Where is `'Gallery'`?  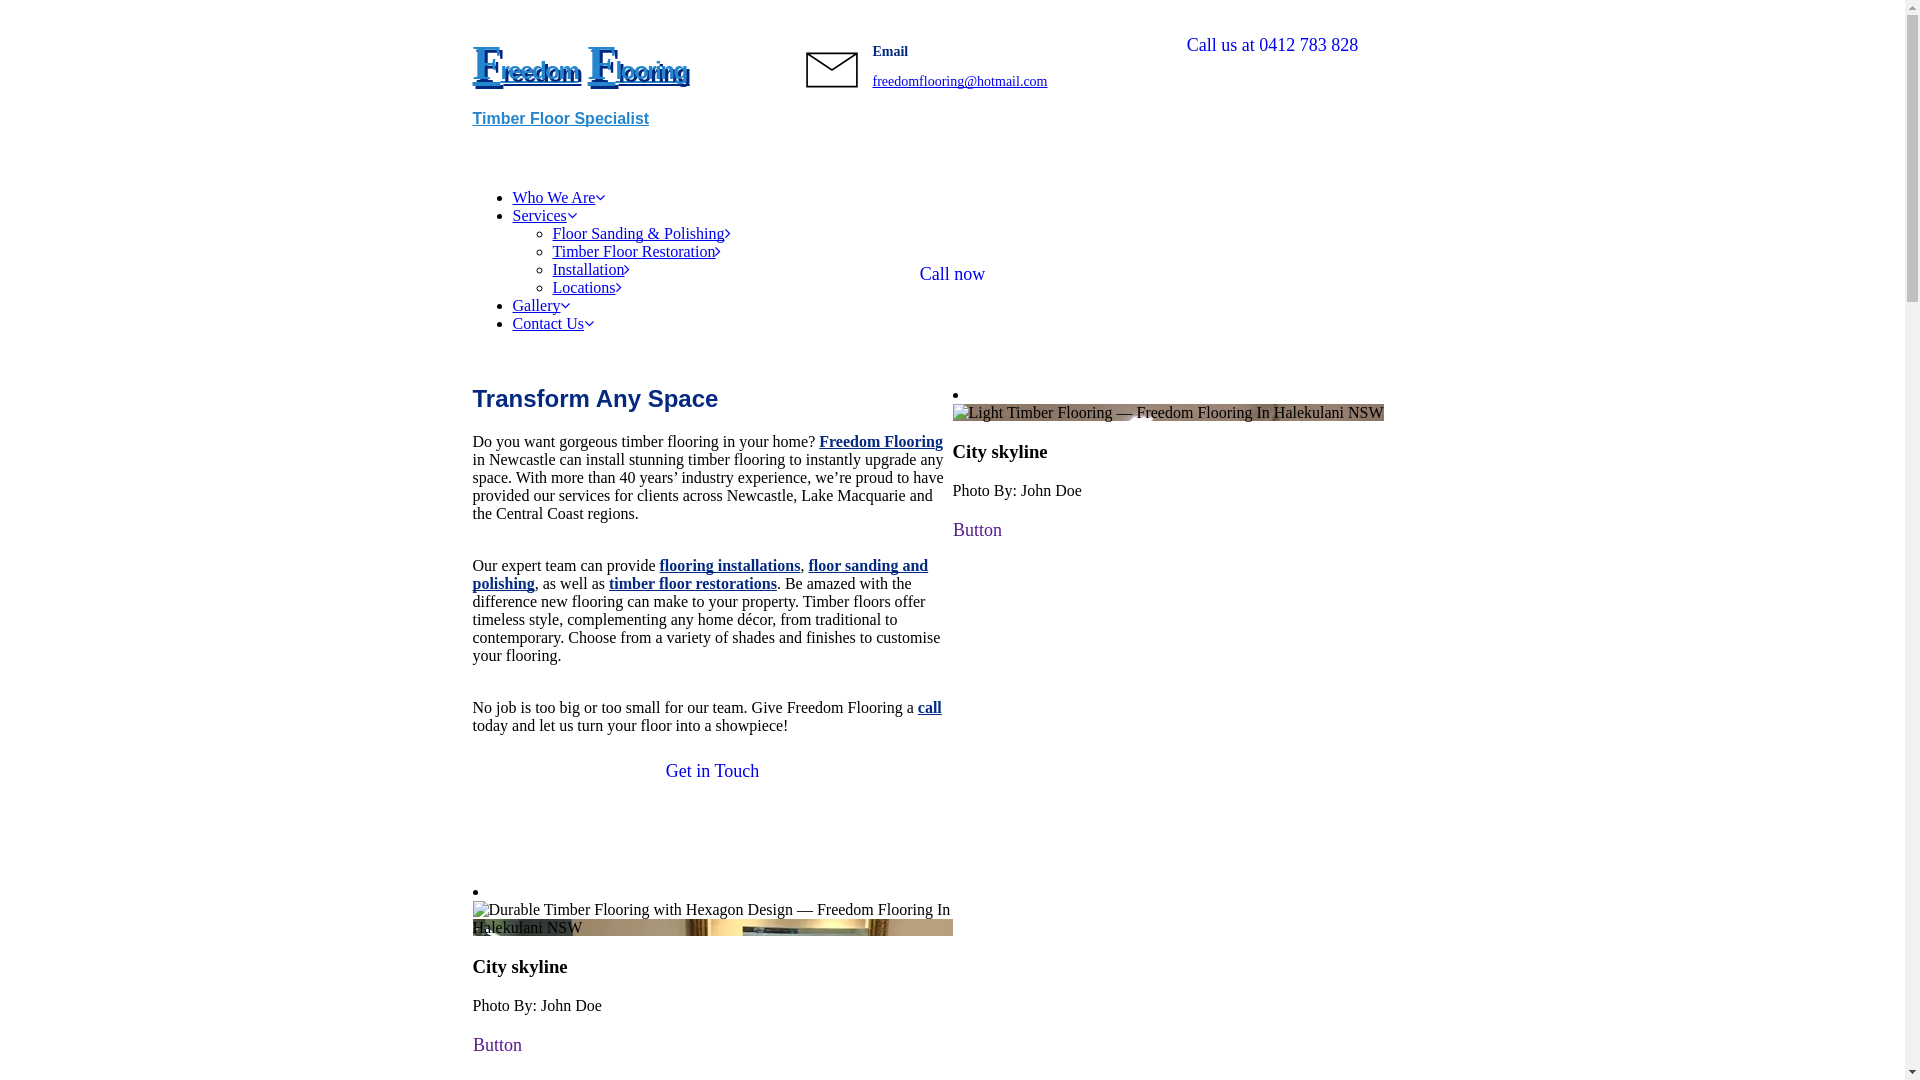 'Gallery' is located at coordinates (541, 305).